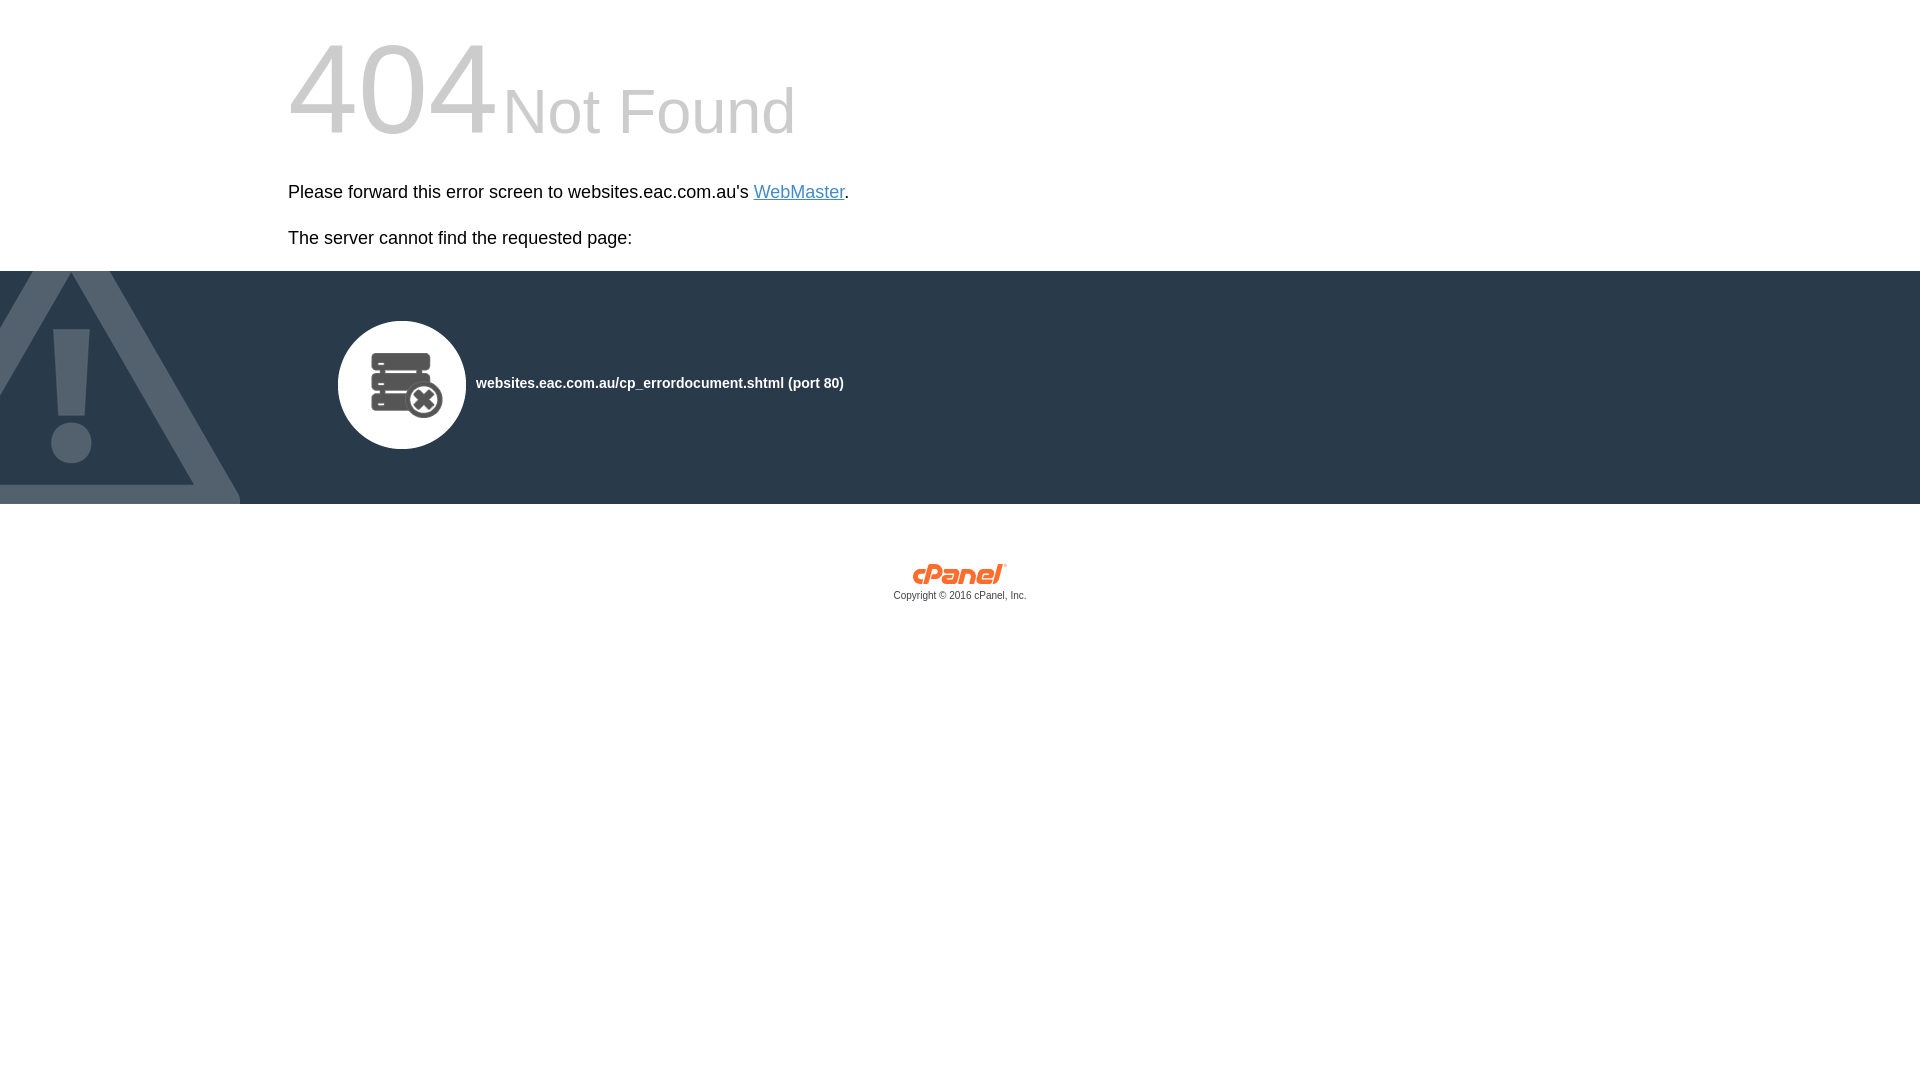  I want to click on 'WebMaster', so click(798, 192).